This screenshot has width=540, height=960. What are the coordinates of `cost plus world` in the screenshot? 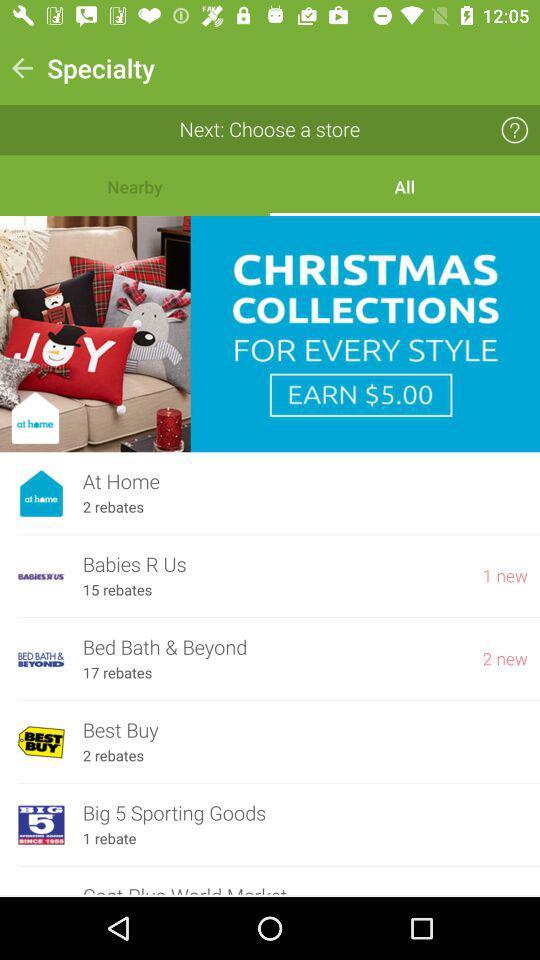 It's located at (305, 888).